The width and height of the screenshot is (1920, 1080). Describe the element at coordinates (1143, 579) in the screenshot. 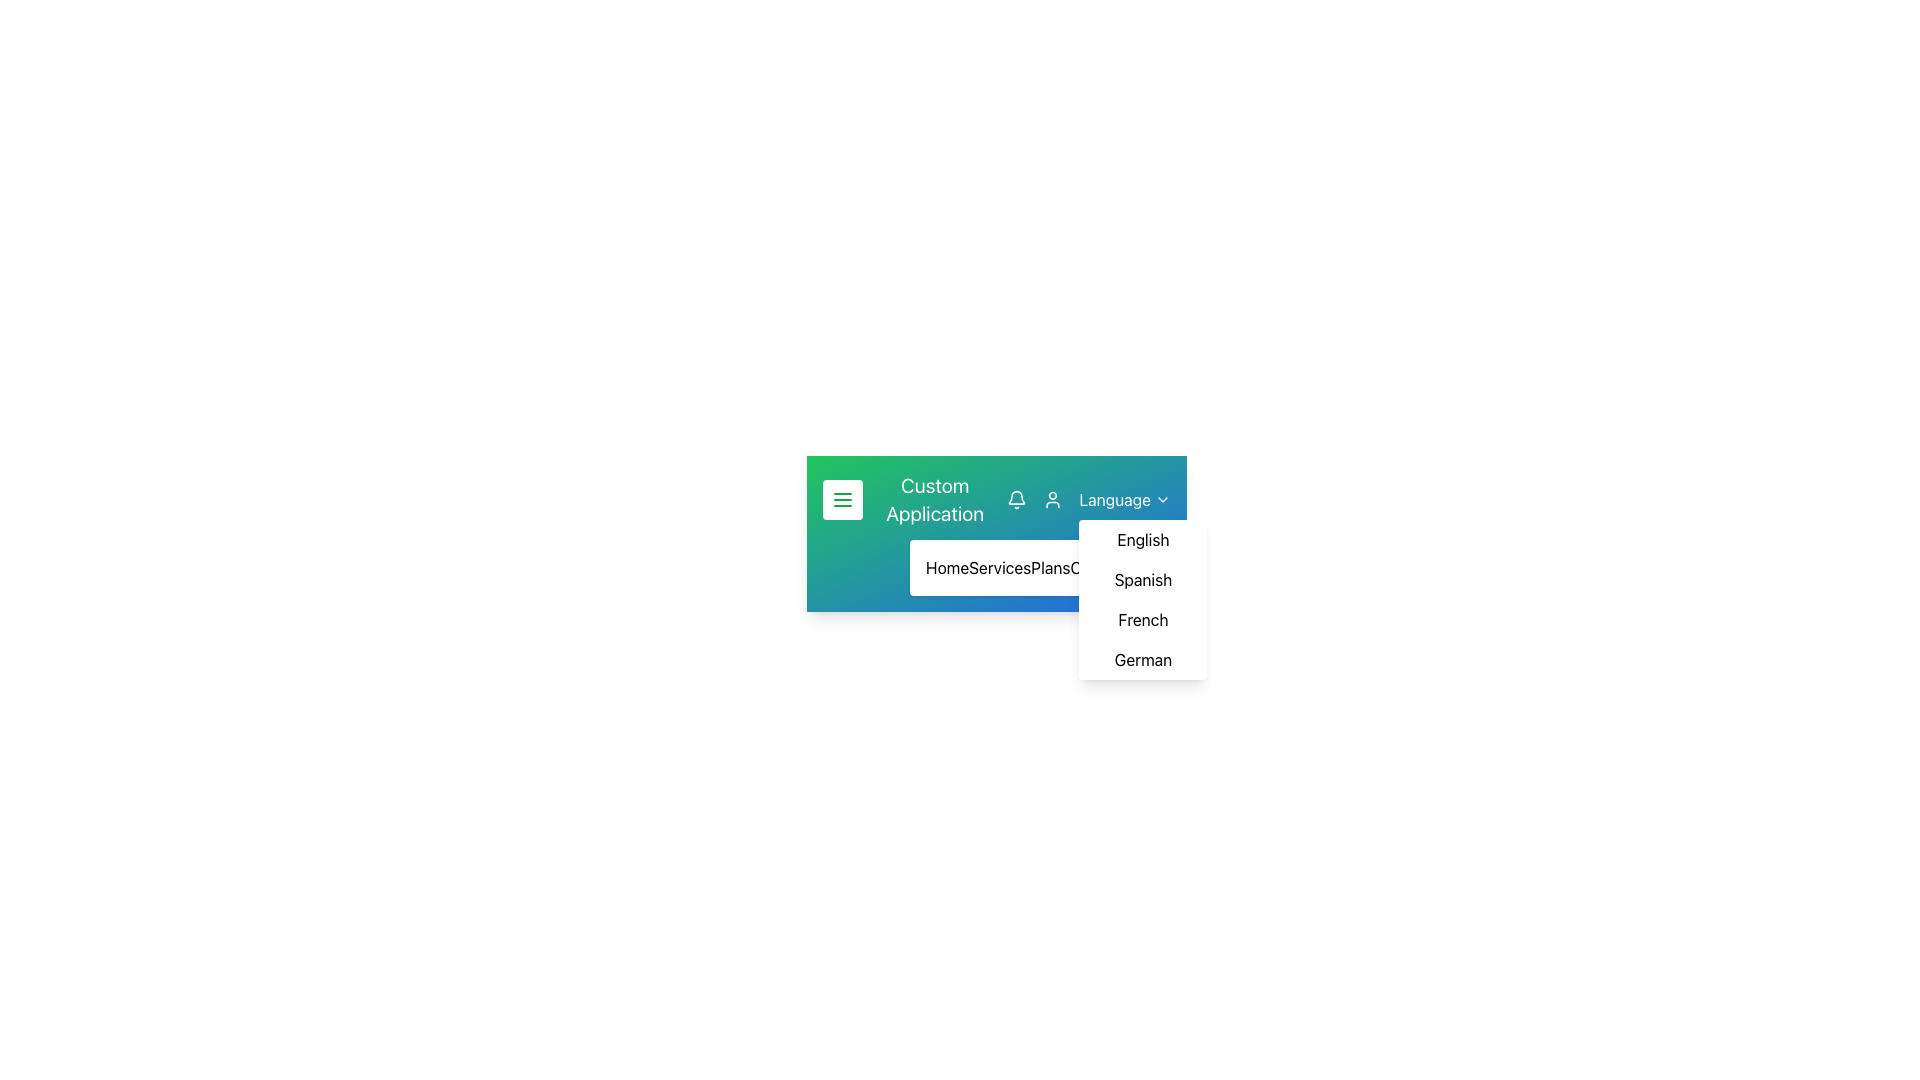

I see `the second item in the dropdown menu` at that location.